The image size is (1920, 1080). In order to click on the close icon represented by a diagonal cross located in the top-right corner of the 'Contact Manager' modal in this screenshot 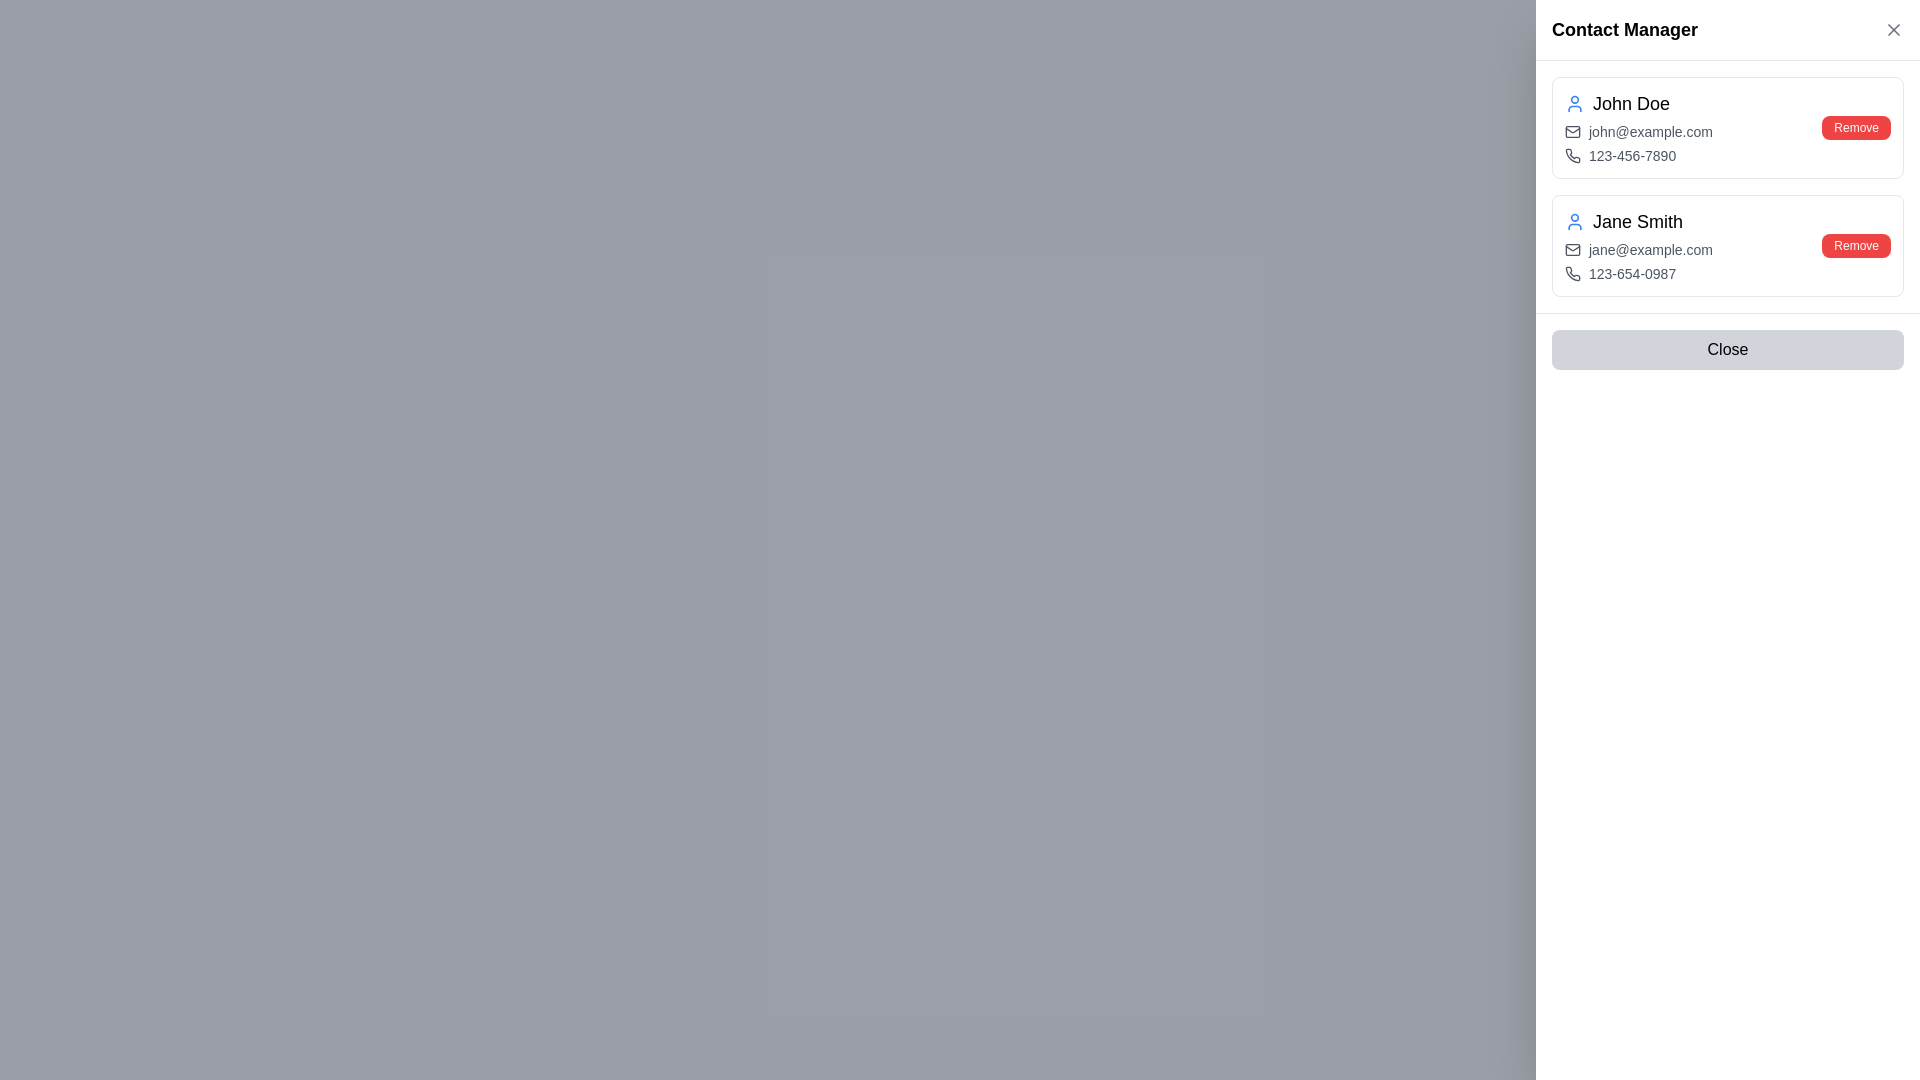, I will do `click(1893, 30)`.